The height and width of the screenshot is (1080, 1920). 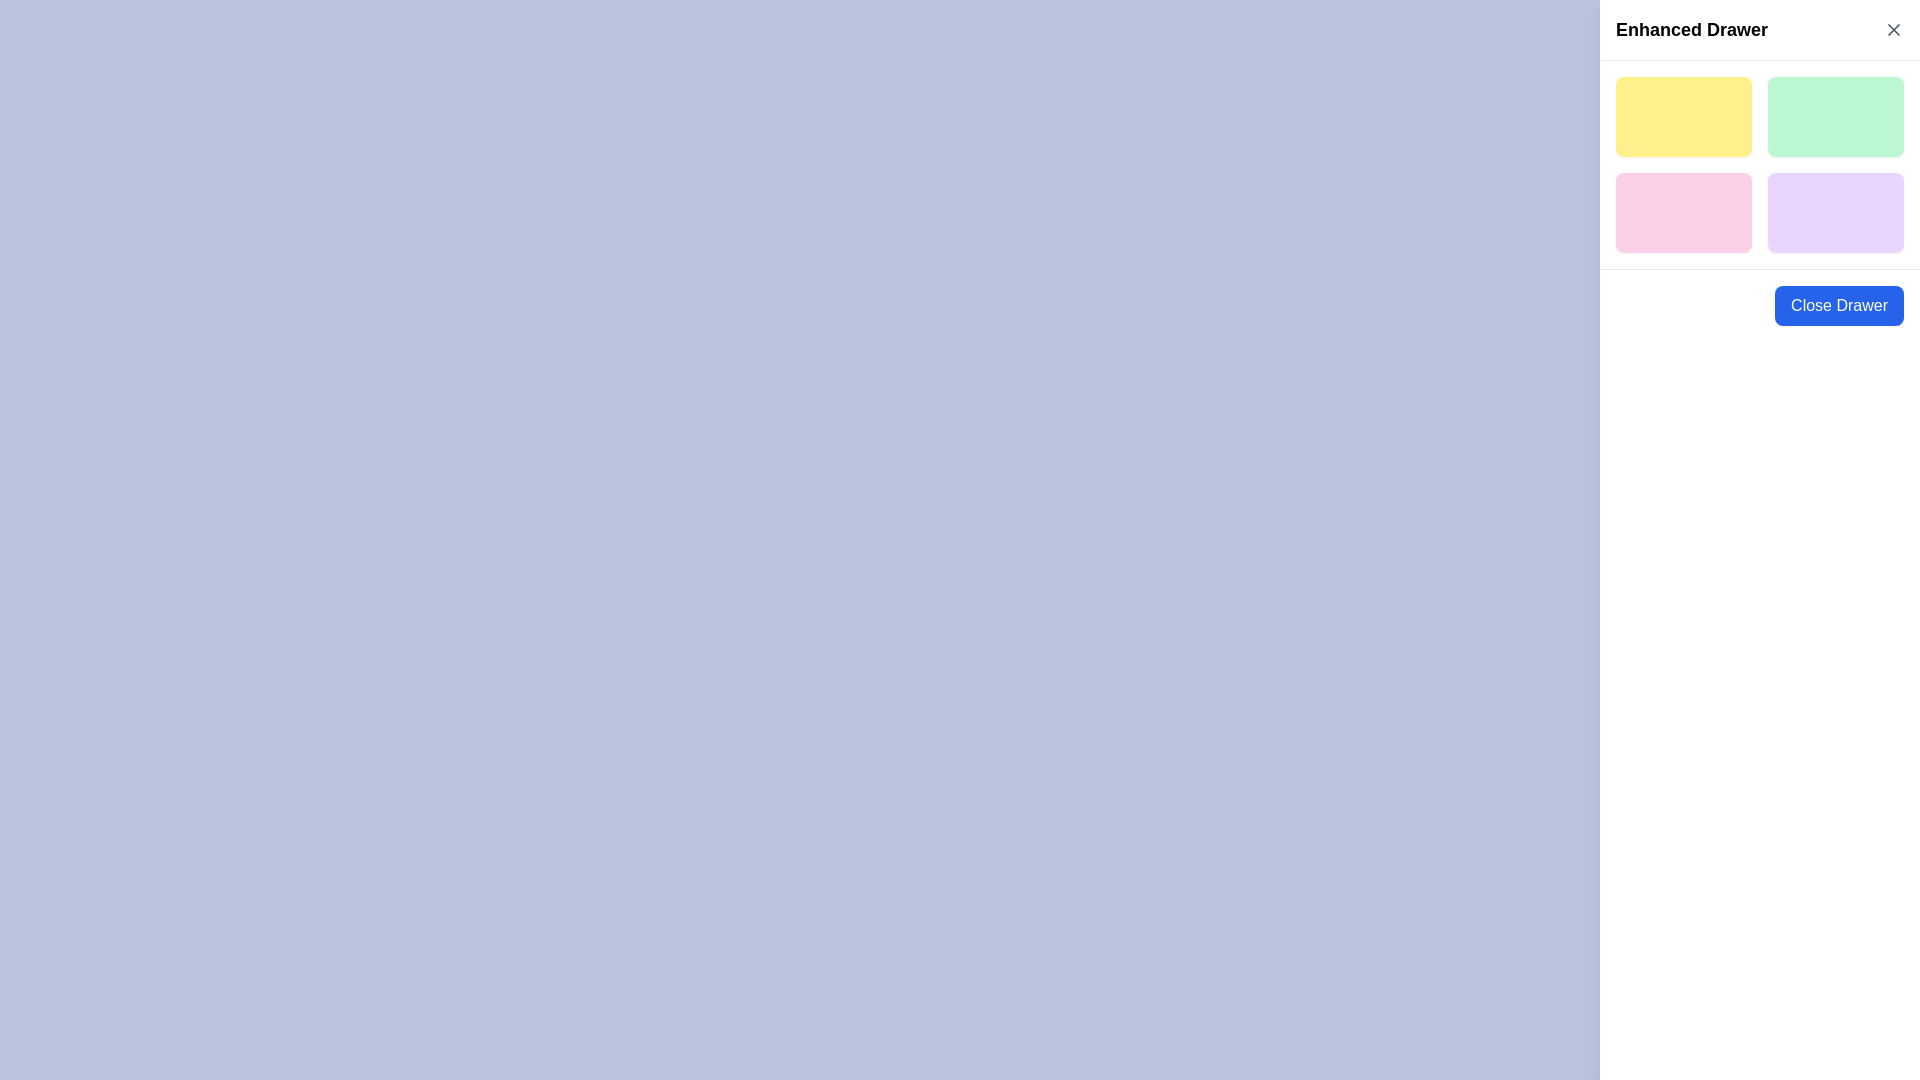 I want to click on the bold, large font header text displaying 'Enhanced Drawer', located at the top-right of the interface, which serves as the title for the section, so click(x=1691, y=30).